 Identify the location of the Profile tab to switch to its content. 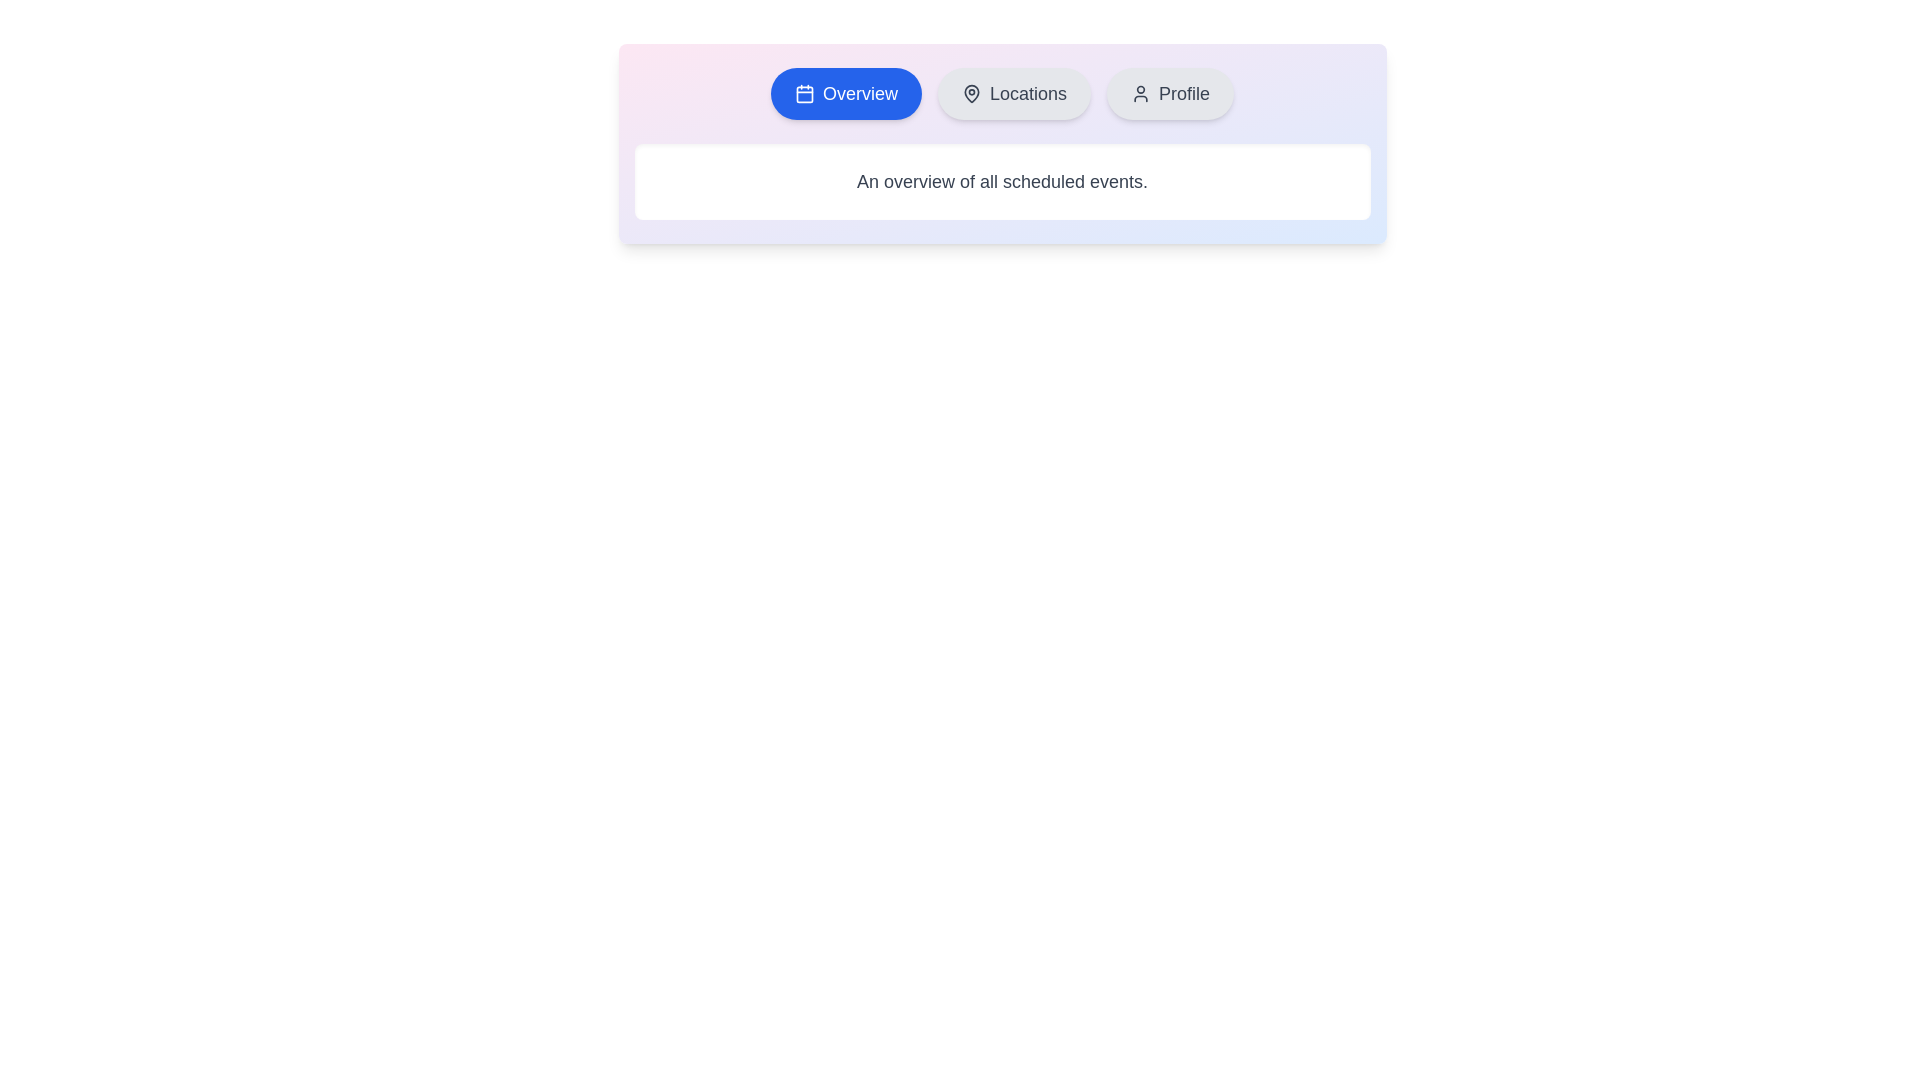
(1170, 93).